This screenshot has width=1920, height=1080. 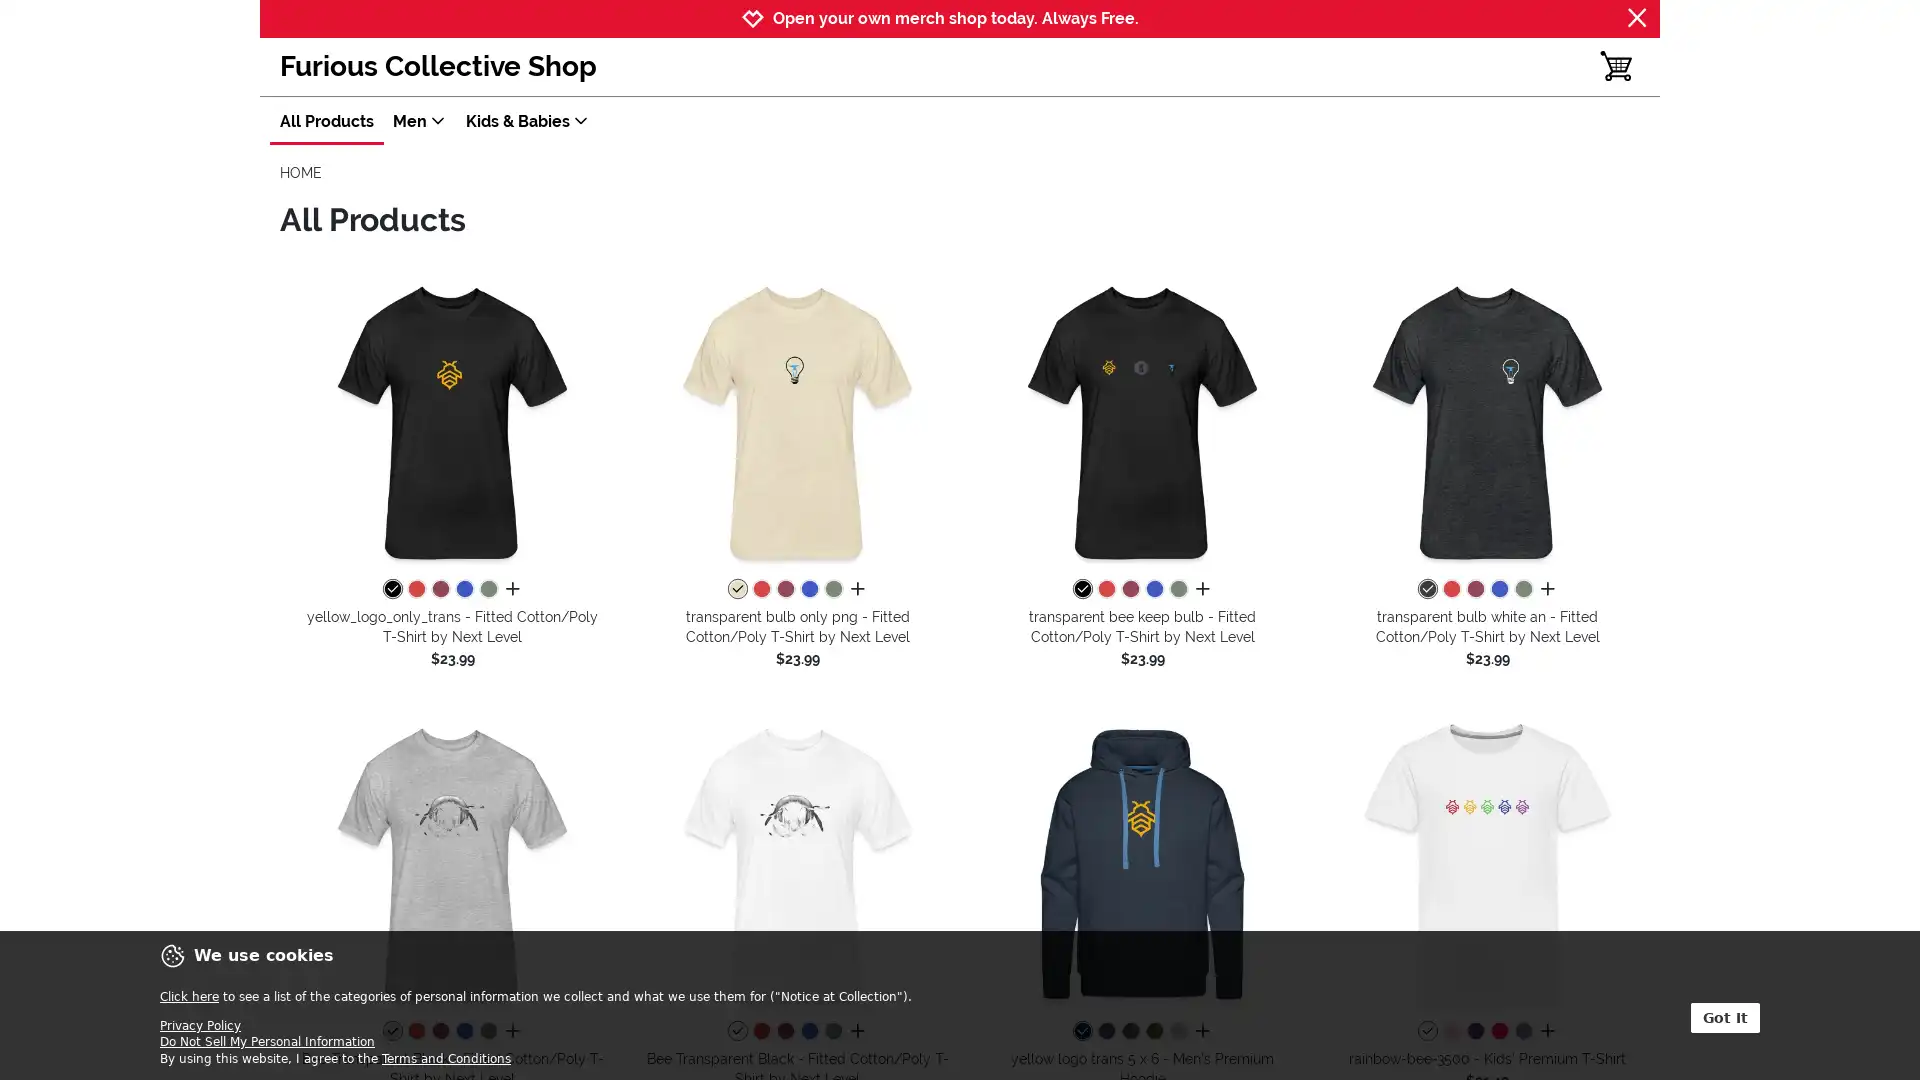 What do you see at coordinates (1153, 1032) in the screenshot?
I see `olive green` at bounding box center [1153, 1032].